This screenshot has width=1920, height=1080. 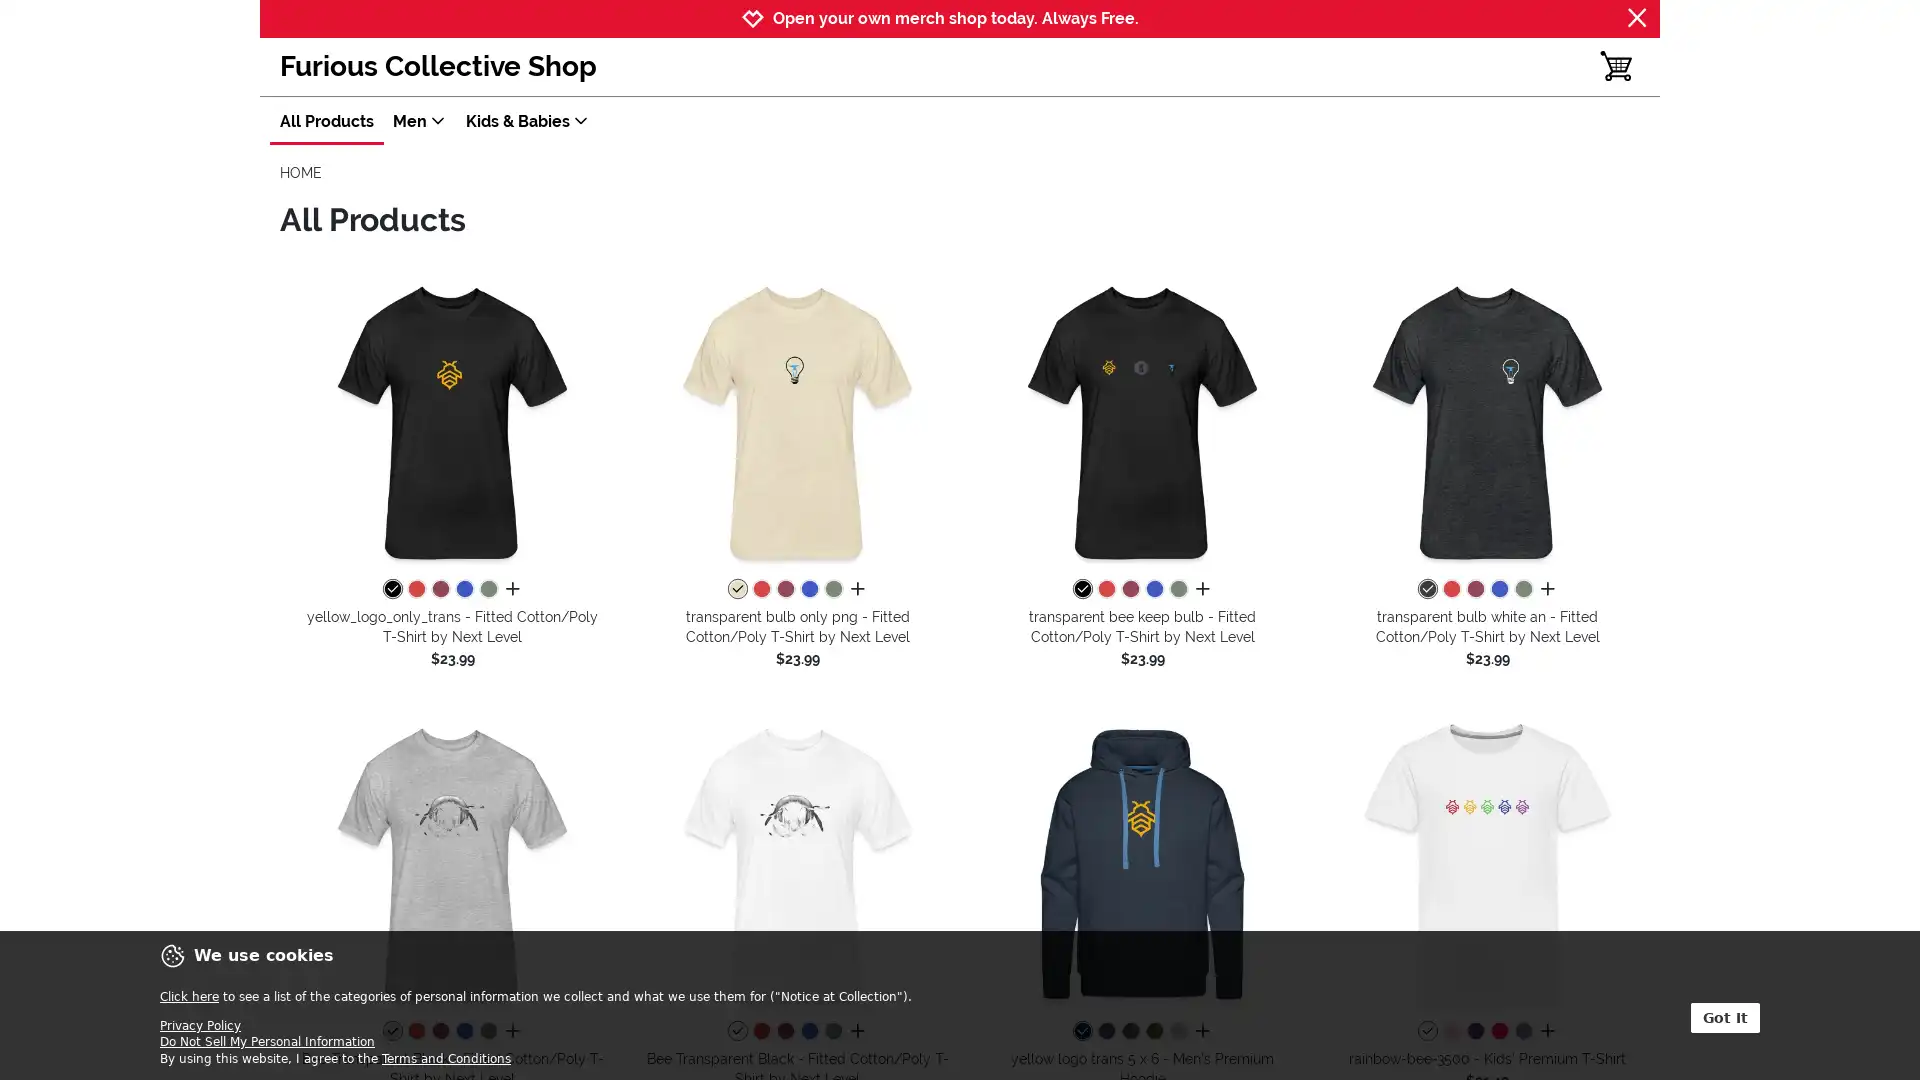 What do you see at coordinates (1153, 1032) in the screenshot?
I see `olive green` at bounding box center [1153, 1032].